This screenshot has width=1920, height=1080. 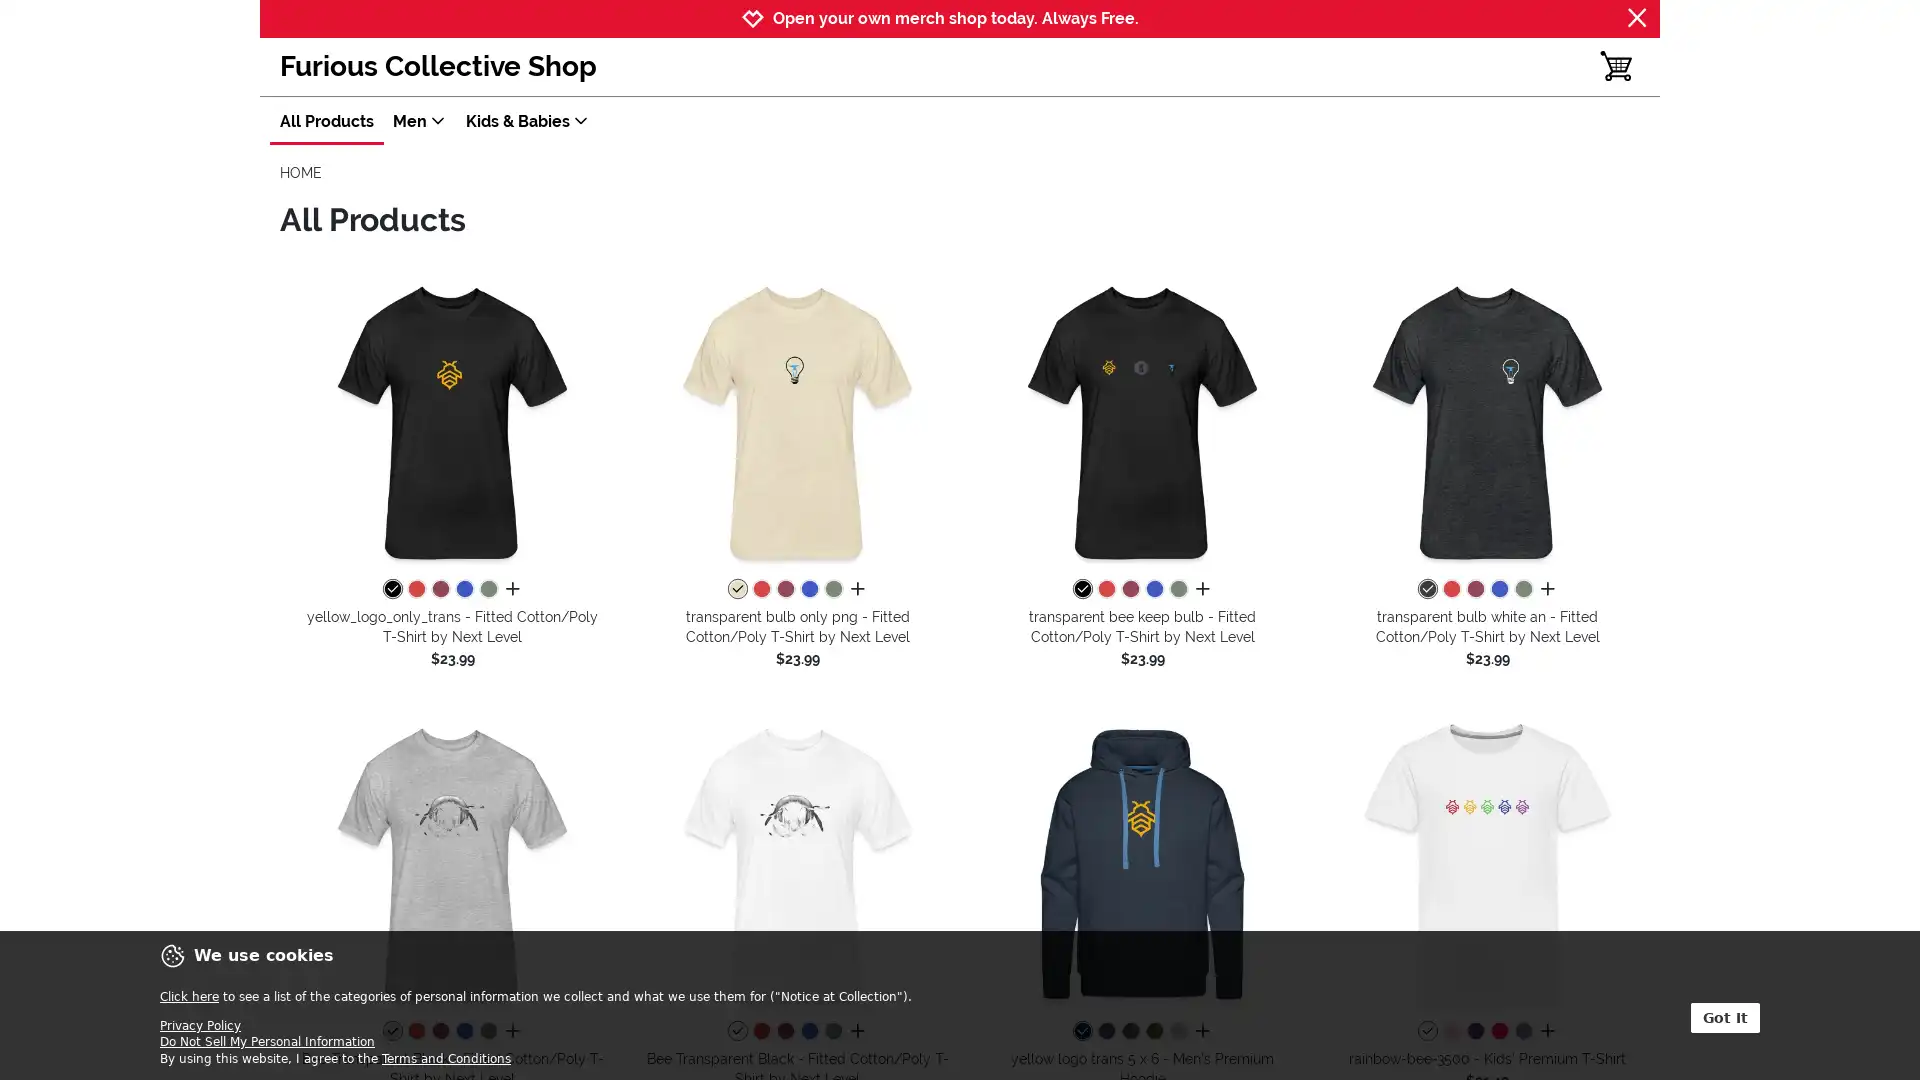 What do you see at coordinates (1153, 1032) in the screenshot?
I see `olive green` at bounding box center [1153, 1032].